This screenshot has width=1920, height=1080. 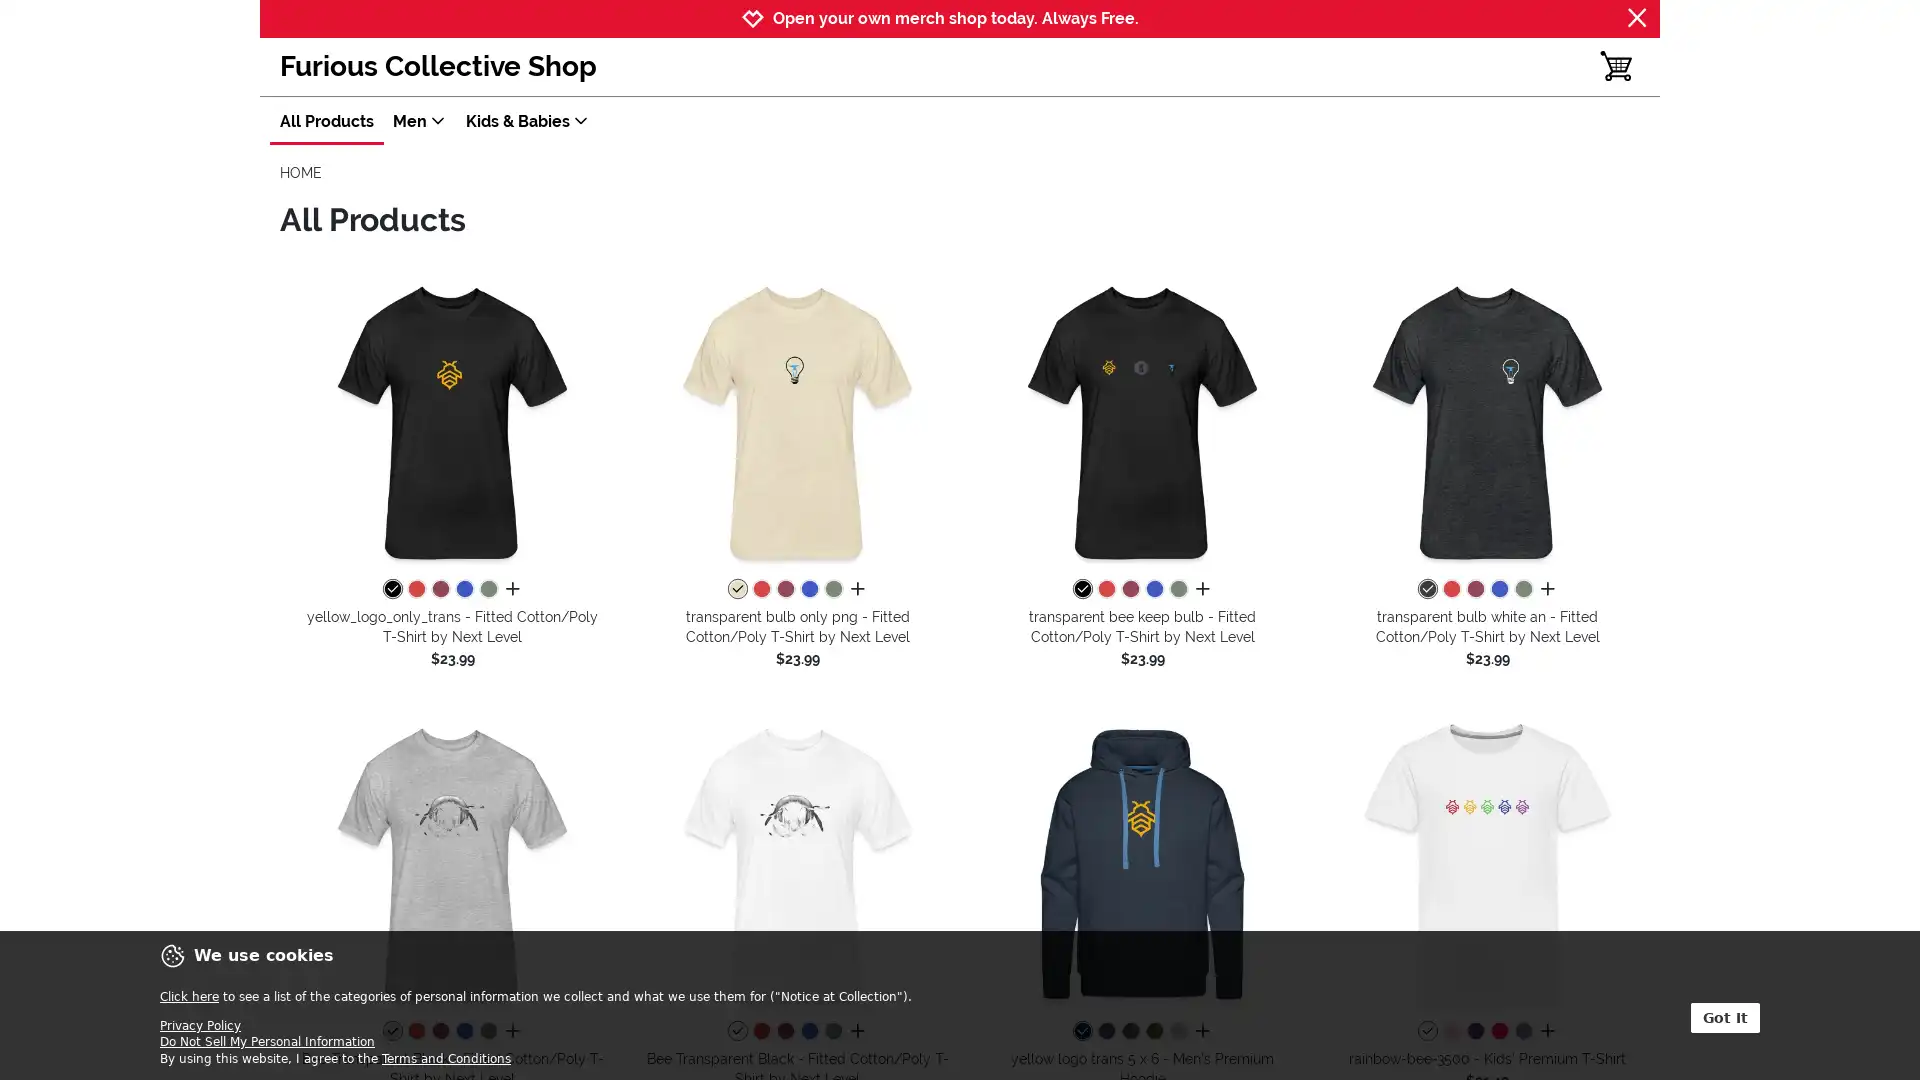 What do you see at coordinates (1153, 1032) in the screenshot?
I see `olive green` at bounding box center [1153, 1032].